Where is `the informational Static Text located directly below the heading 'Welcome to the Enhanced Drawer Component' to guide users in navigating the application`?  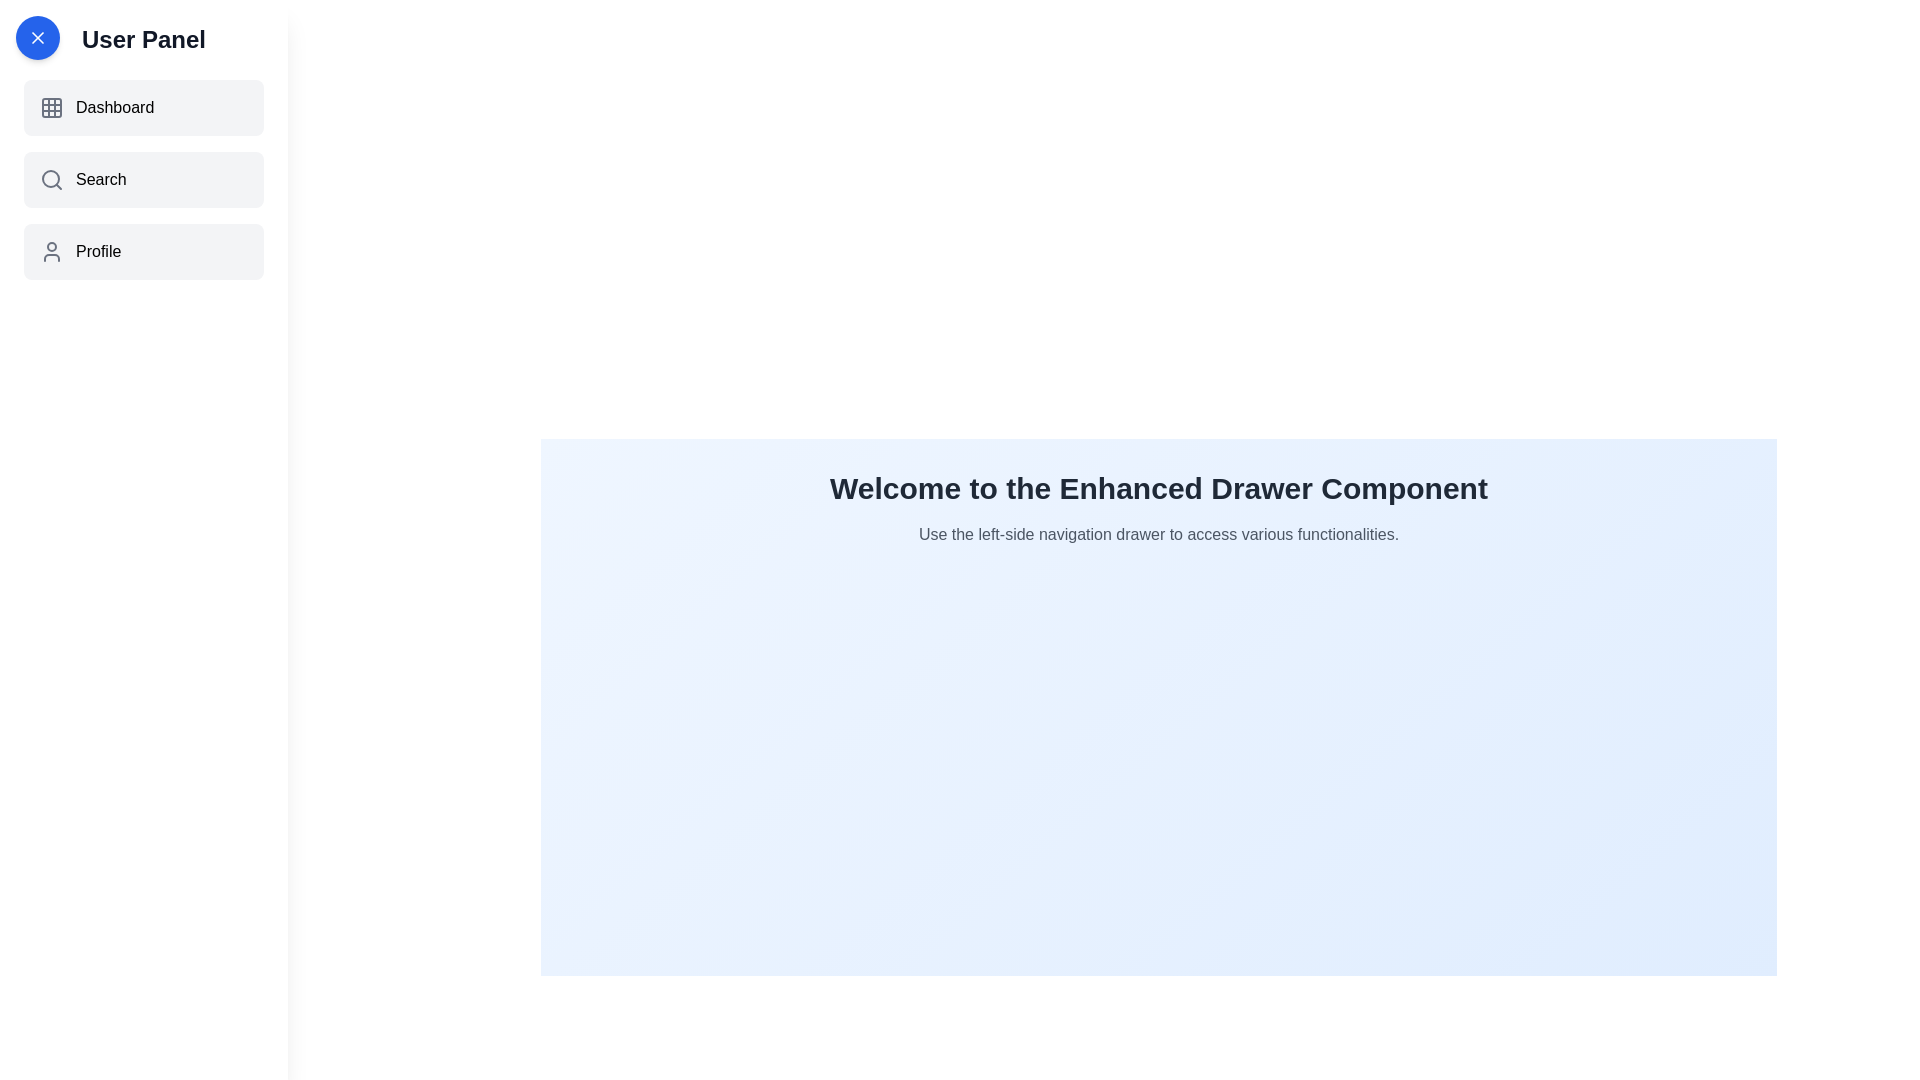
the informational Static Text located directly below the heading 'Welcome to the Enhanced Drawer Component' to guide users in navigating the application is located at coordinates (1158, 534).